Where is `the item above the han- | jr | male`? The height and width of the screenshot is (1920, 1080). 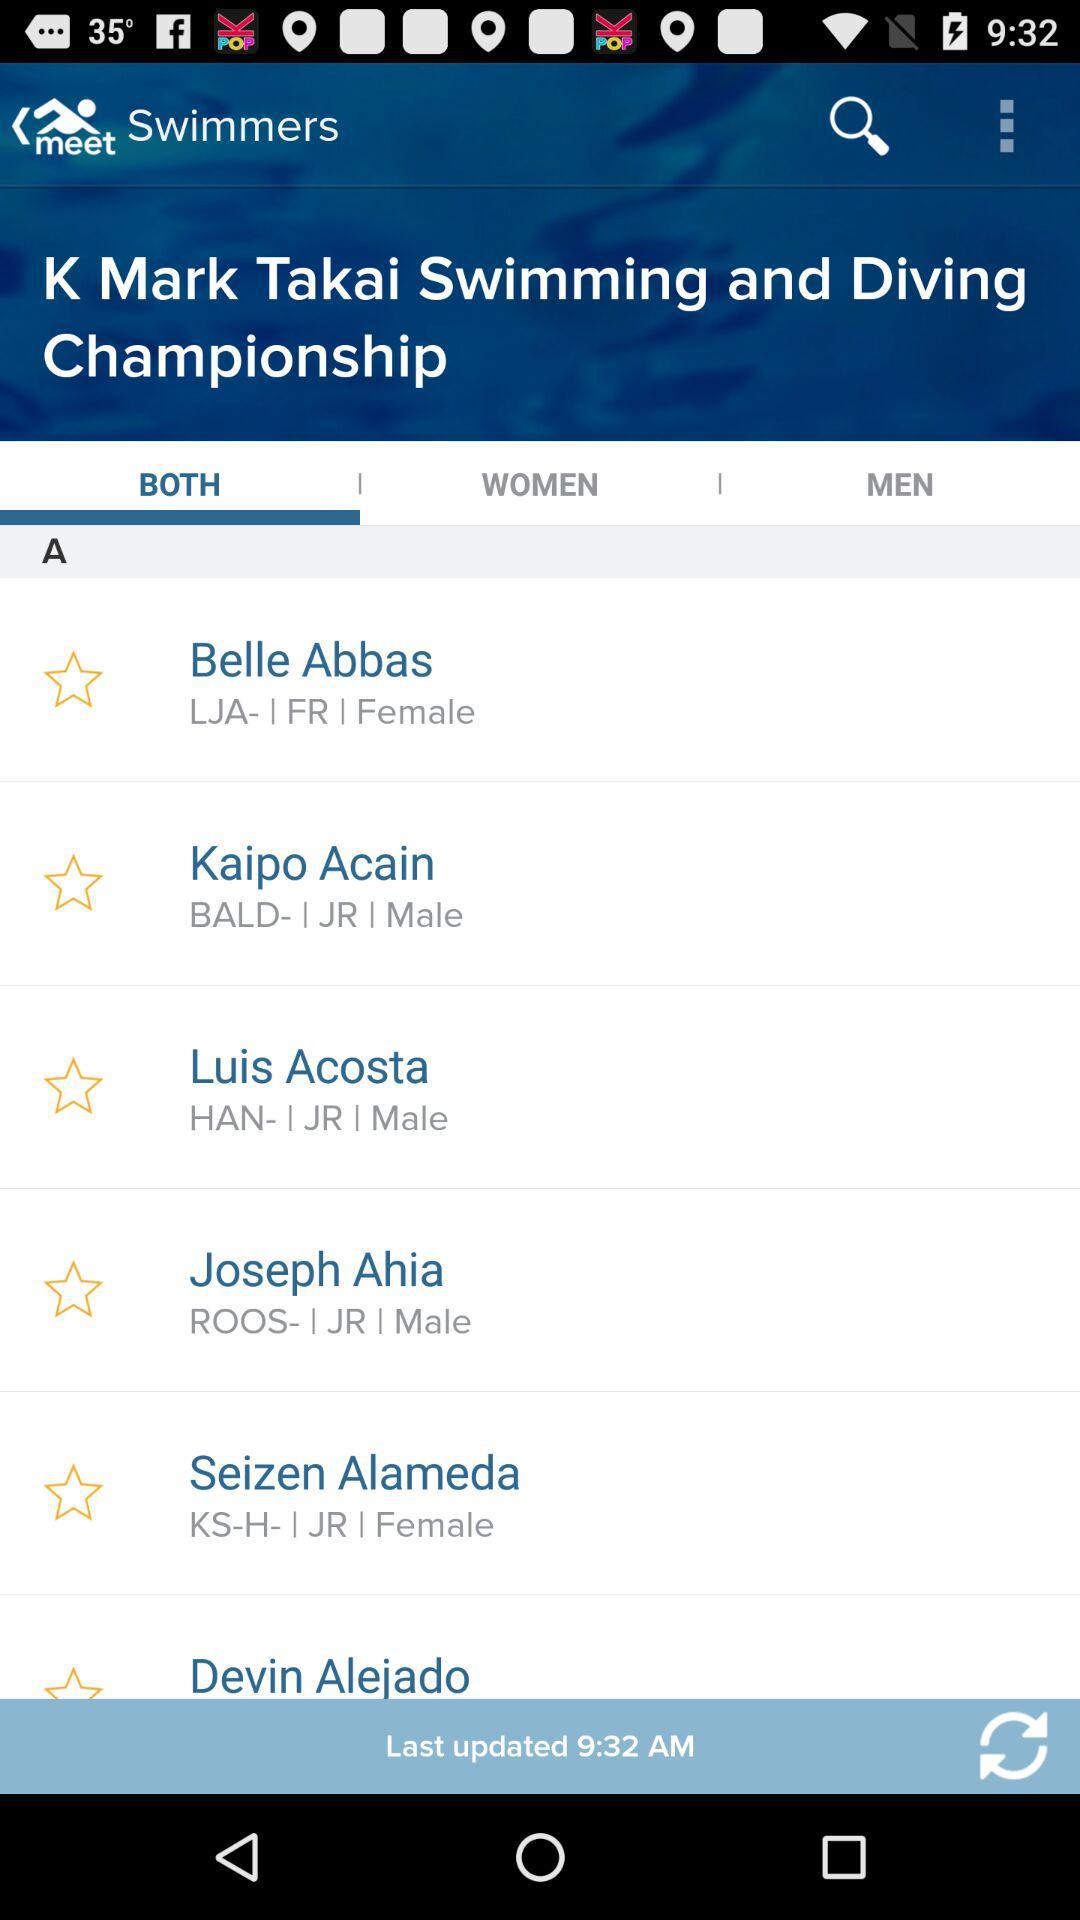
the item above the han- | jr | male is located at coordinates (623, 1063).